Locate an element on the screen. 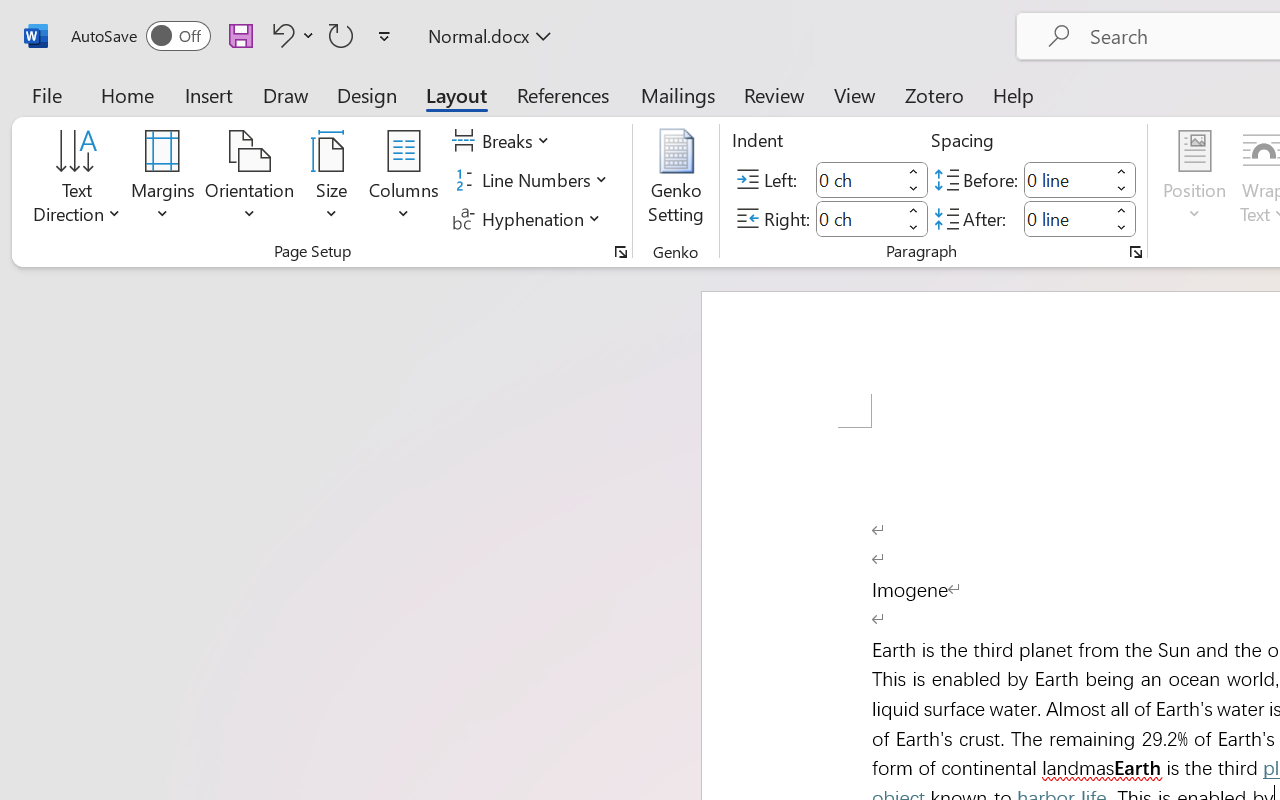 This screenshot has width=1280, height=800. 'Page Setup...' is located at coordinates (620, 251).